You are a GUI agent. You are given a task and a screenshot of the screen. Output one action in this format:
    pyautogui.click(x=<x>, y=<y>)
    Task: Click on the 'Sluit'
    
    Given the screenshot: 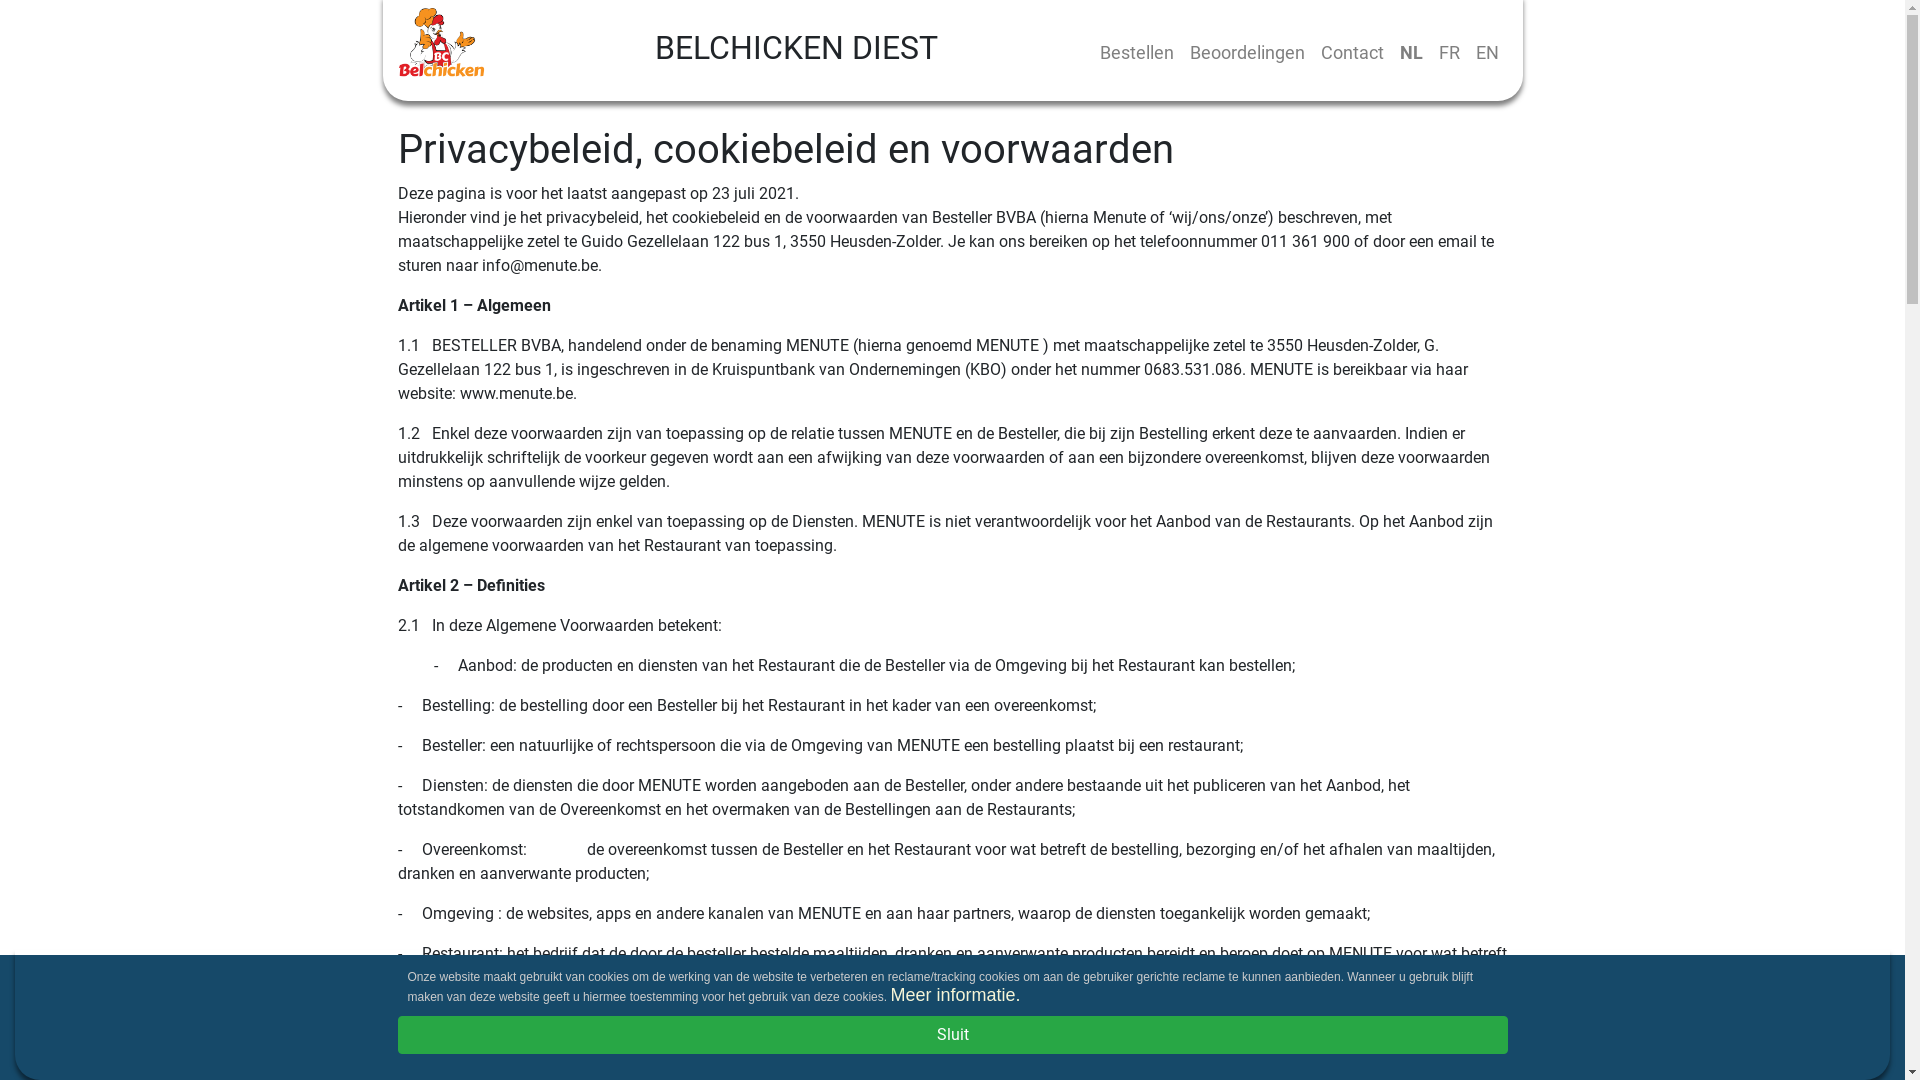 What is the action you would take?
    pyautogui.click(x=952, y=1034)
    